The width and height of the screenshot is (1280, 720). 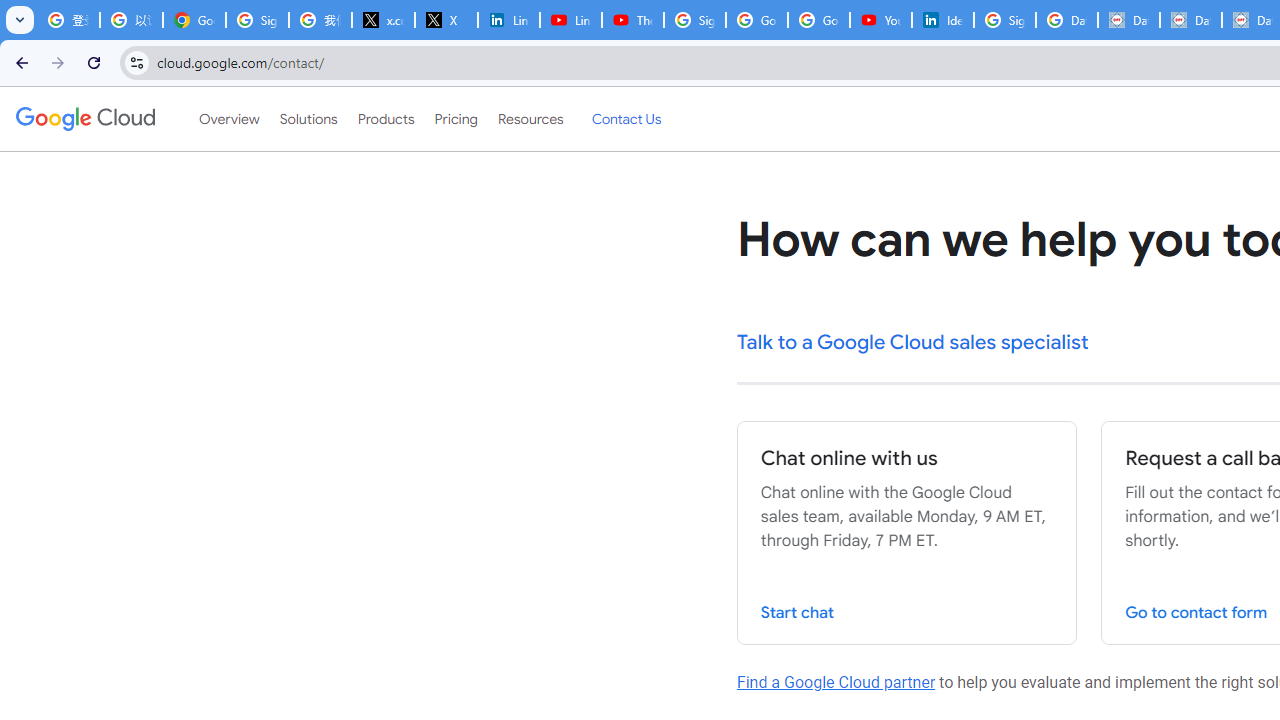 I want to click on 'X', so click(x=445, y=20).